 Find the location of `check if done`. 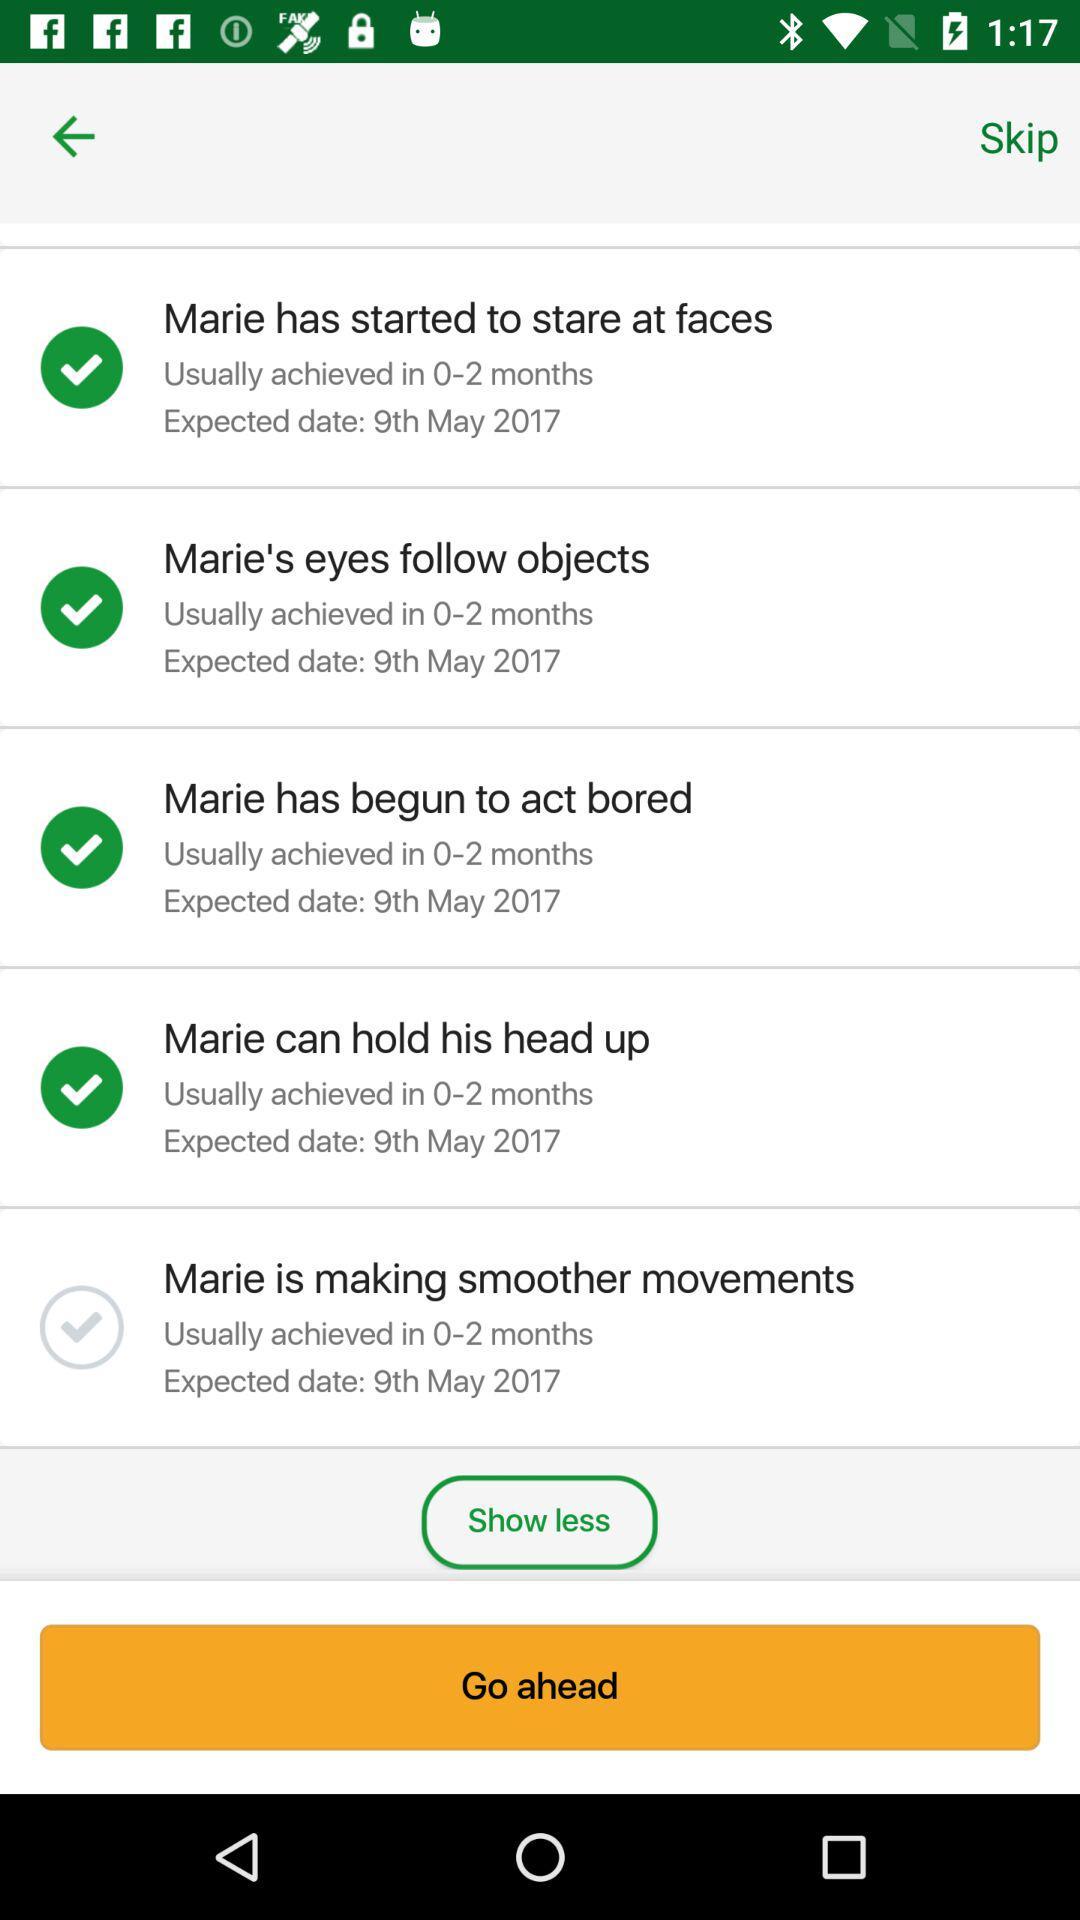

check if done is located at coordinates (101, 606).